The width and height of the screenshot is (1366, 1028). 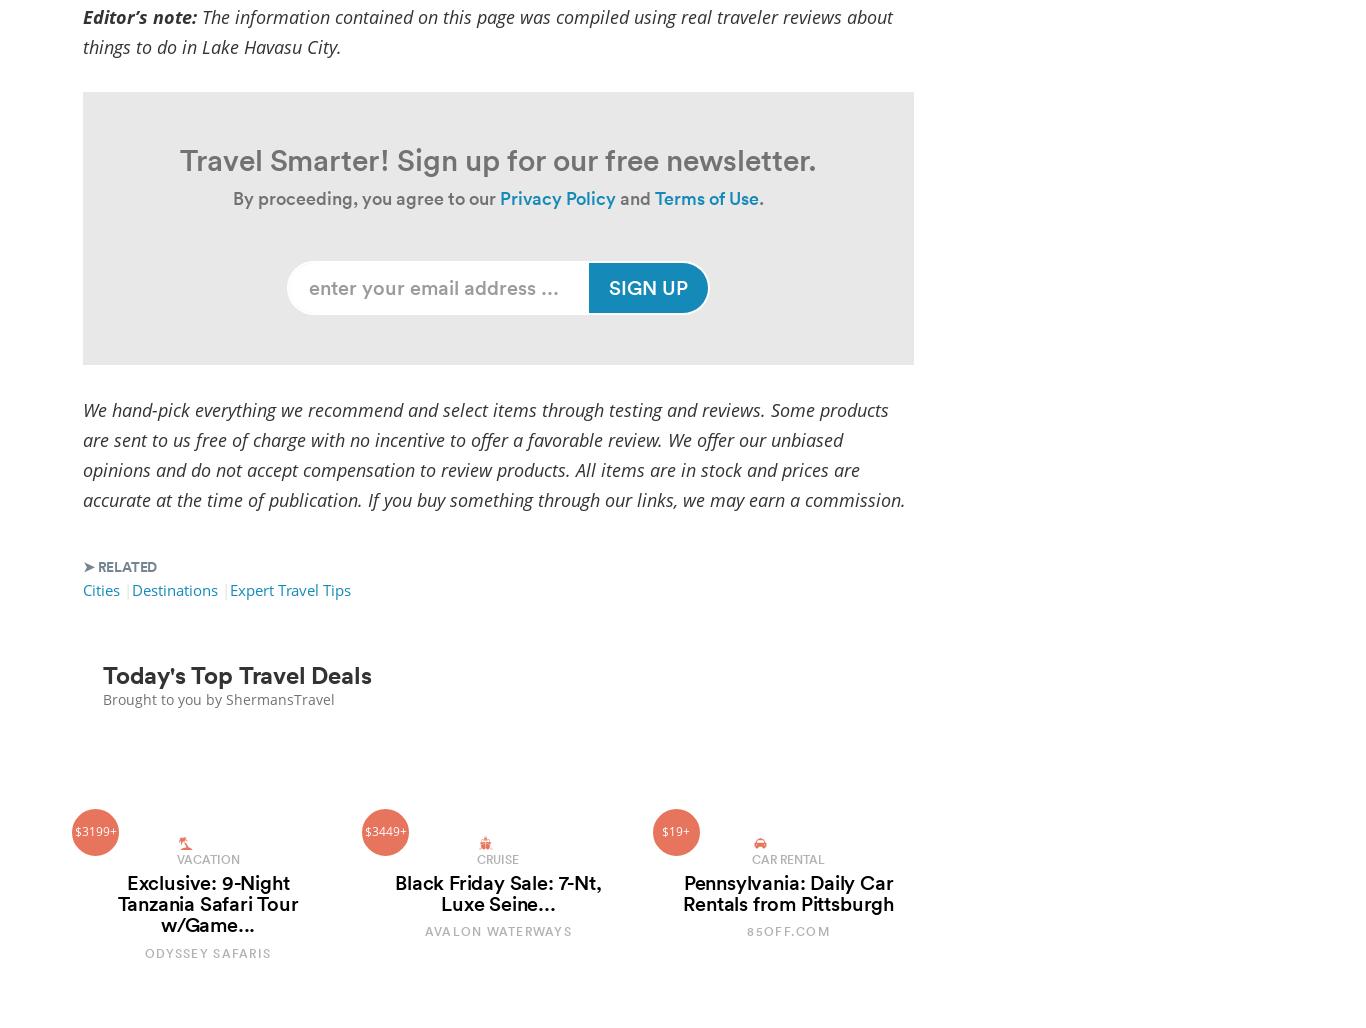 I want to click on 'Avalon Waterways', so click(x=497, y=931).